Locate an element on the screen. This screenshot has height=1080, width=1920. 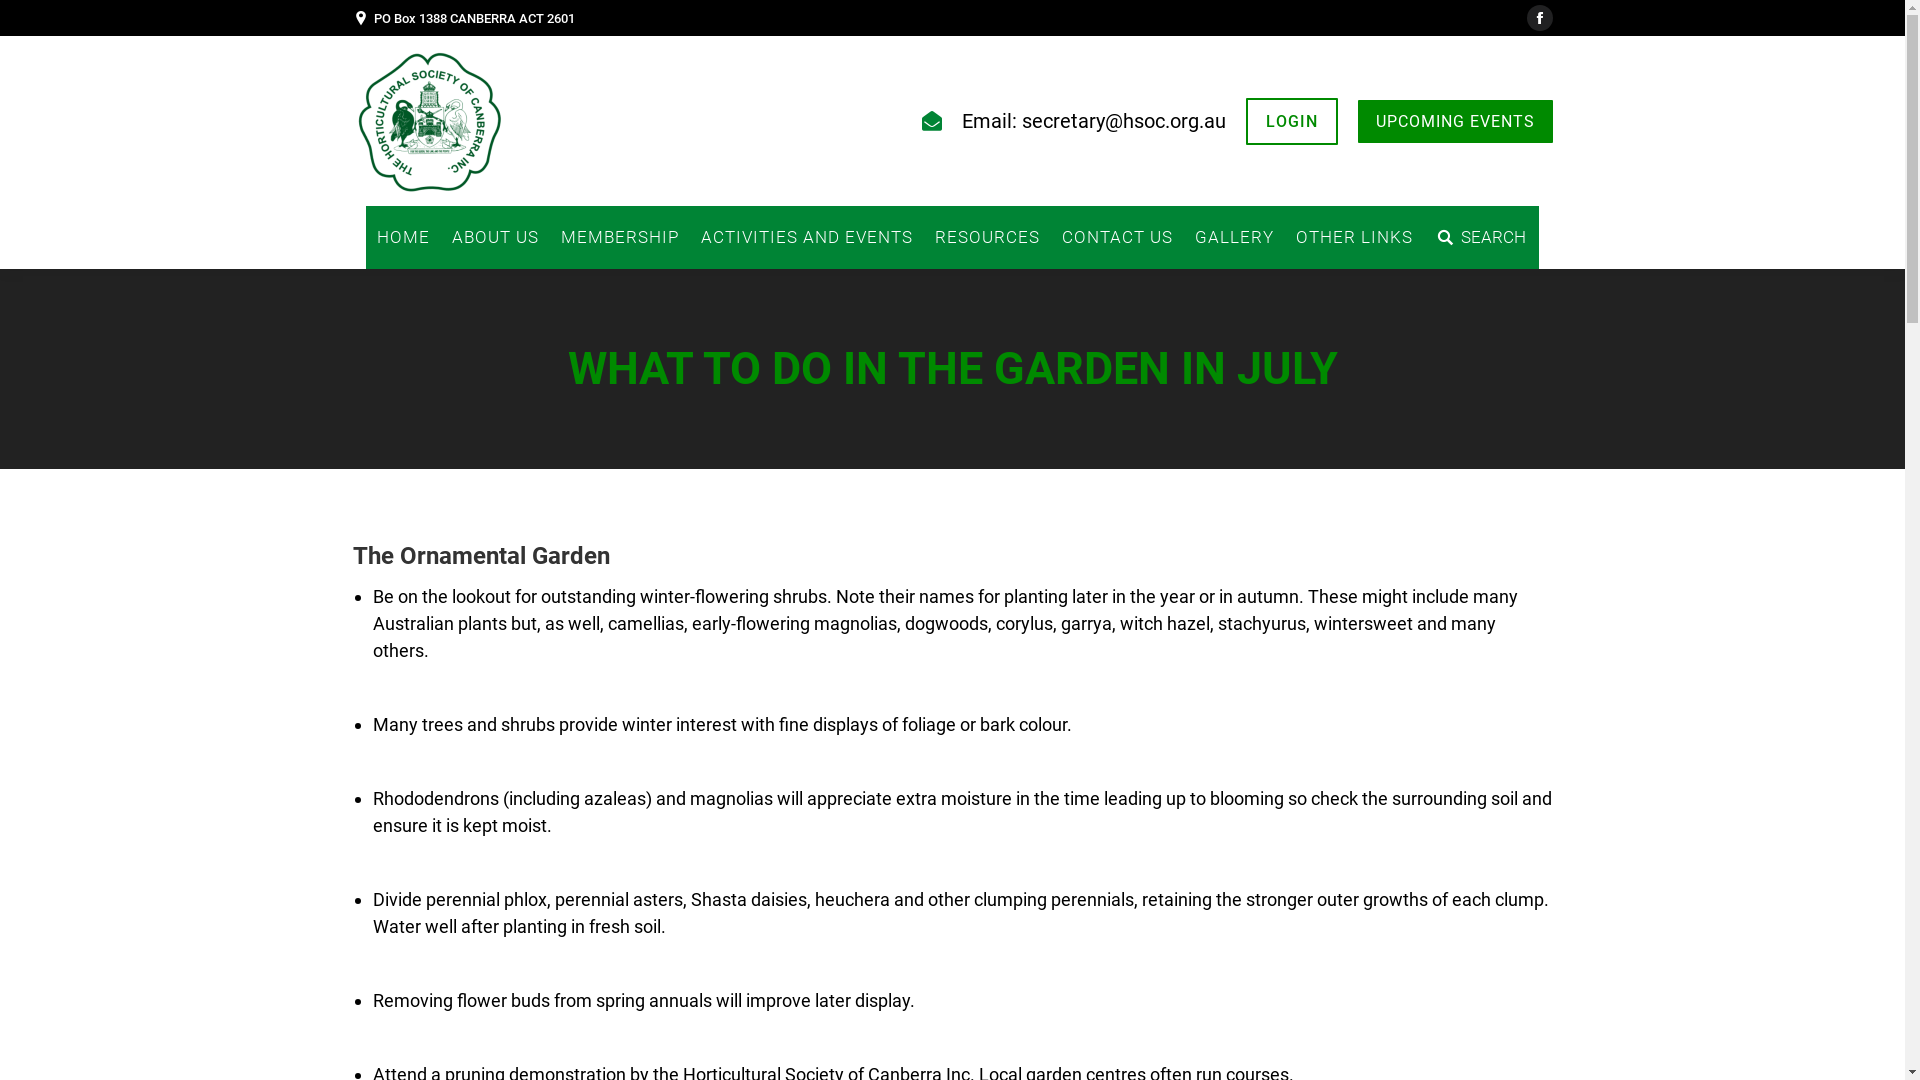
'LOGIN' is located at coordinates (1291, 121).